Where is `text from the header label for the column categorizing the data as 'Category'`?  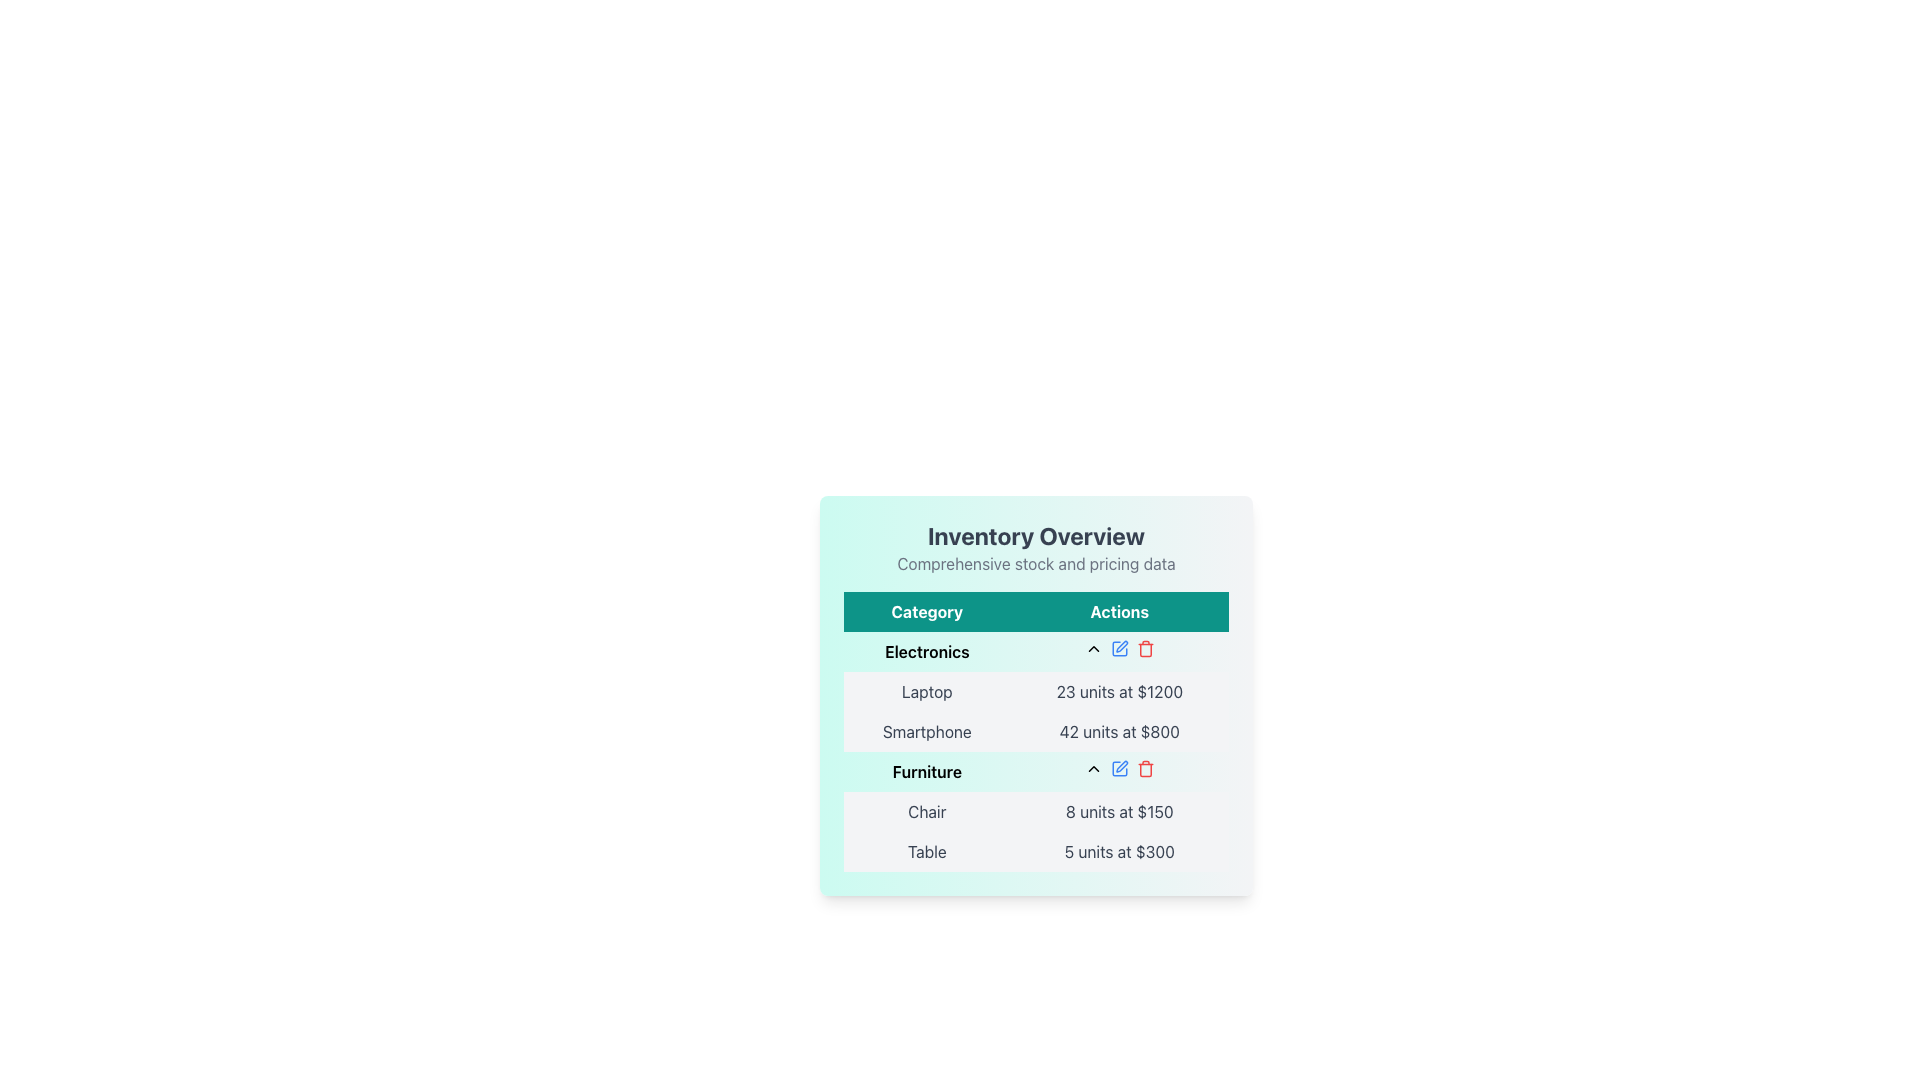 text from the header label for the column categorizing the data as 'Category' is located at coordinates (926, 611).